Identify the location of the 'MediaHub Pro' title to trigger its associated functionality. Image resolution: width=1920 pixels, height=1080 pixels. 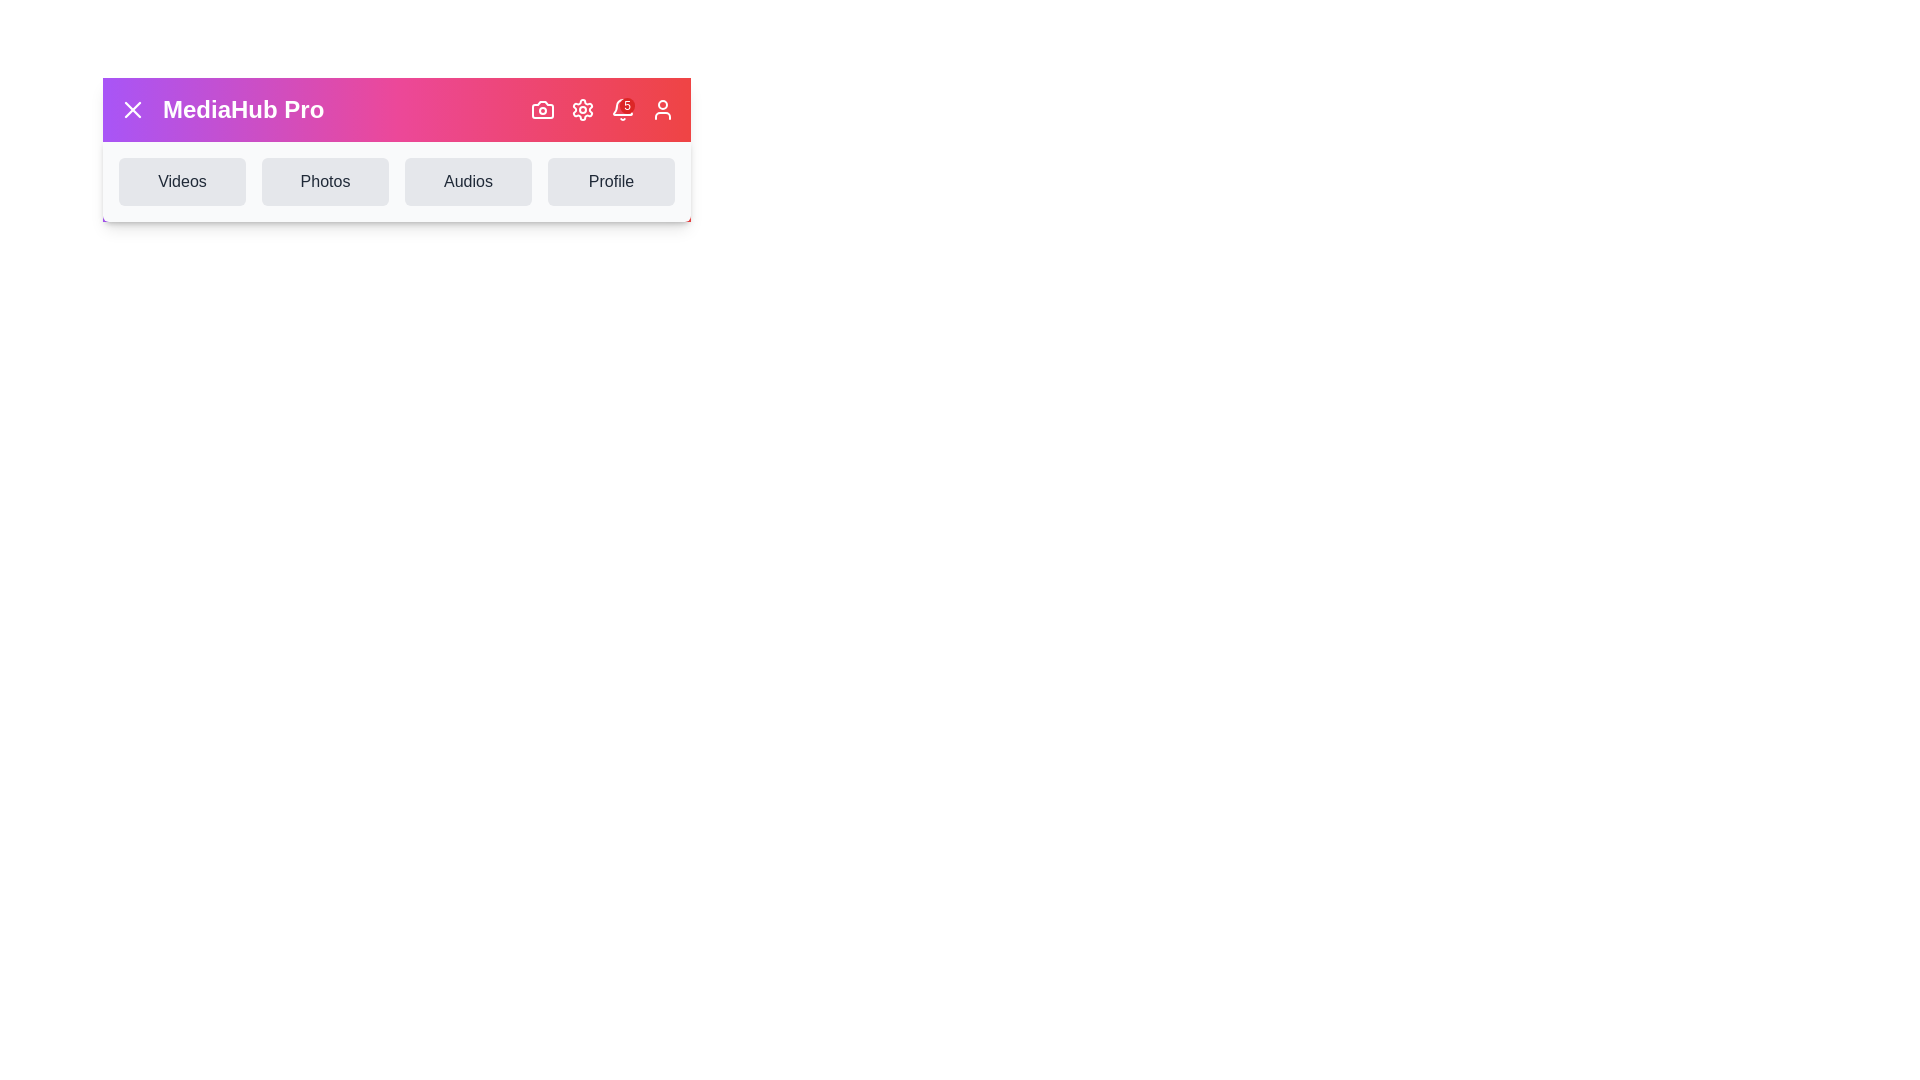
(242, 110).